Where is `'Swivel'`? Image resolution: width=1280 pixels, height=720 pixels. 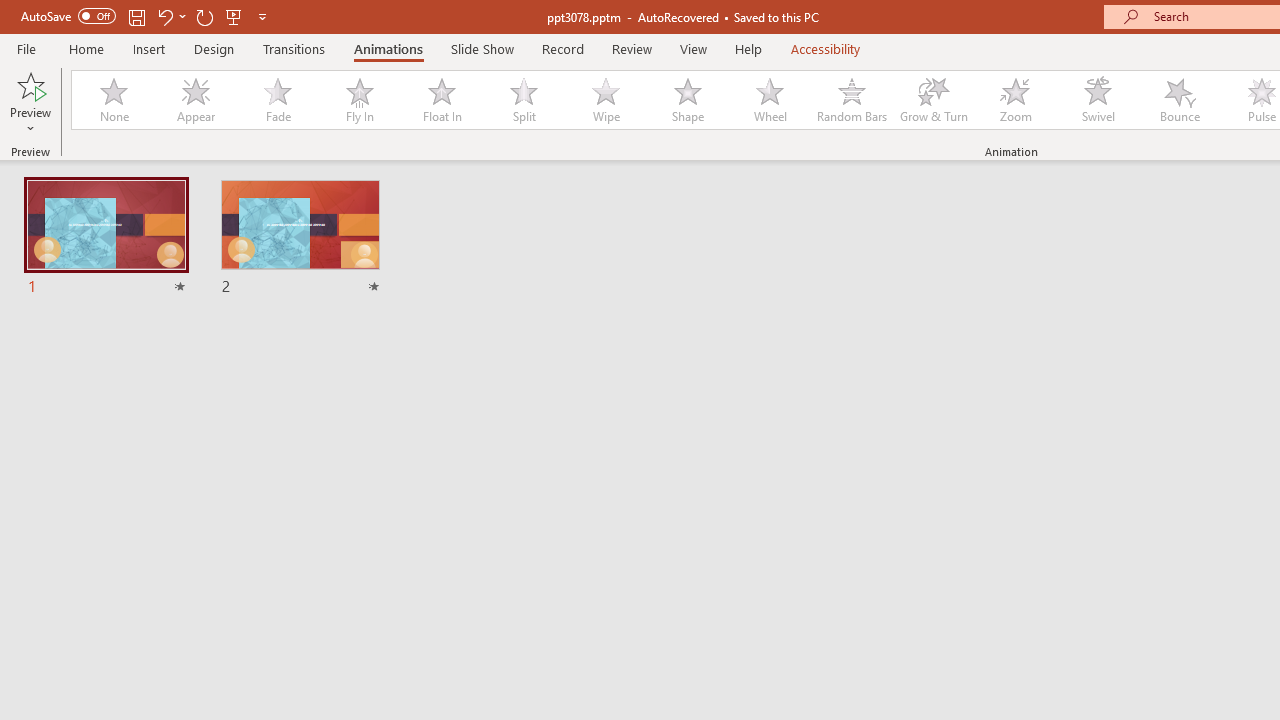
'Swivel' is located at coordinates (1097, 100).